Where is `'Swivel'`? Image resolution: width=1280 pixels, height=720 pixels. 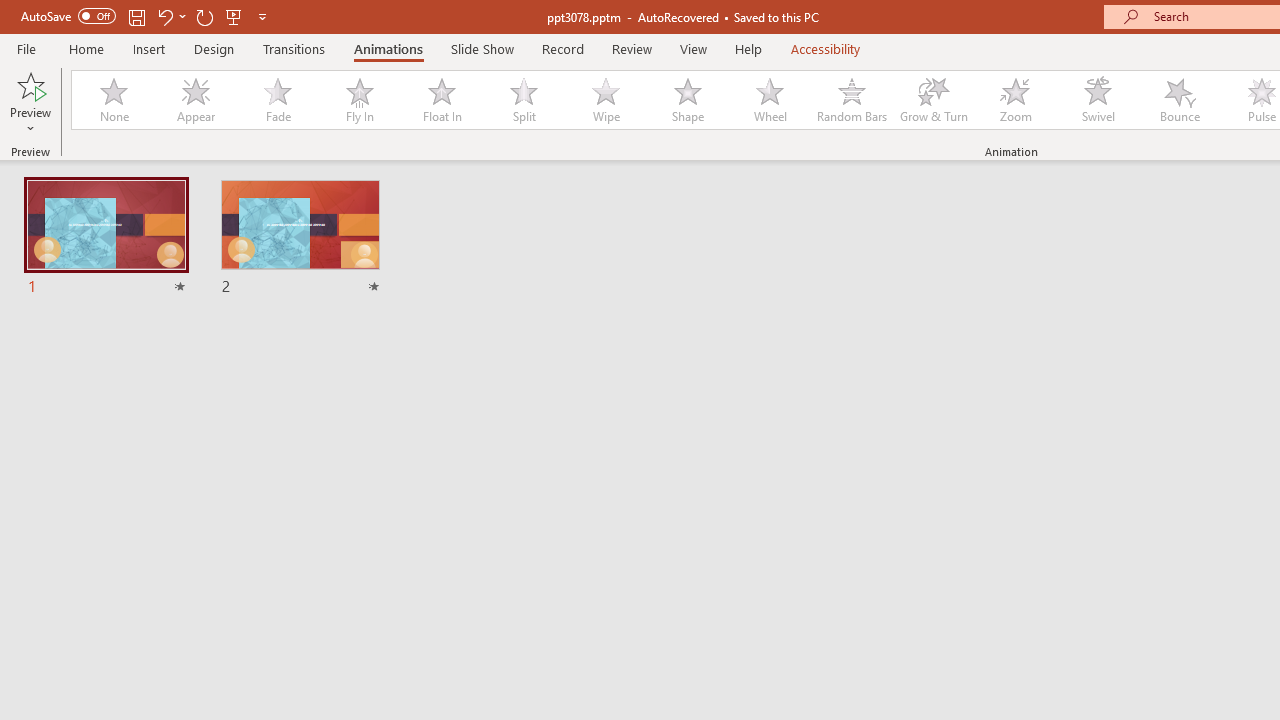
'Swivel' is located at coordinates (1097, 100).